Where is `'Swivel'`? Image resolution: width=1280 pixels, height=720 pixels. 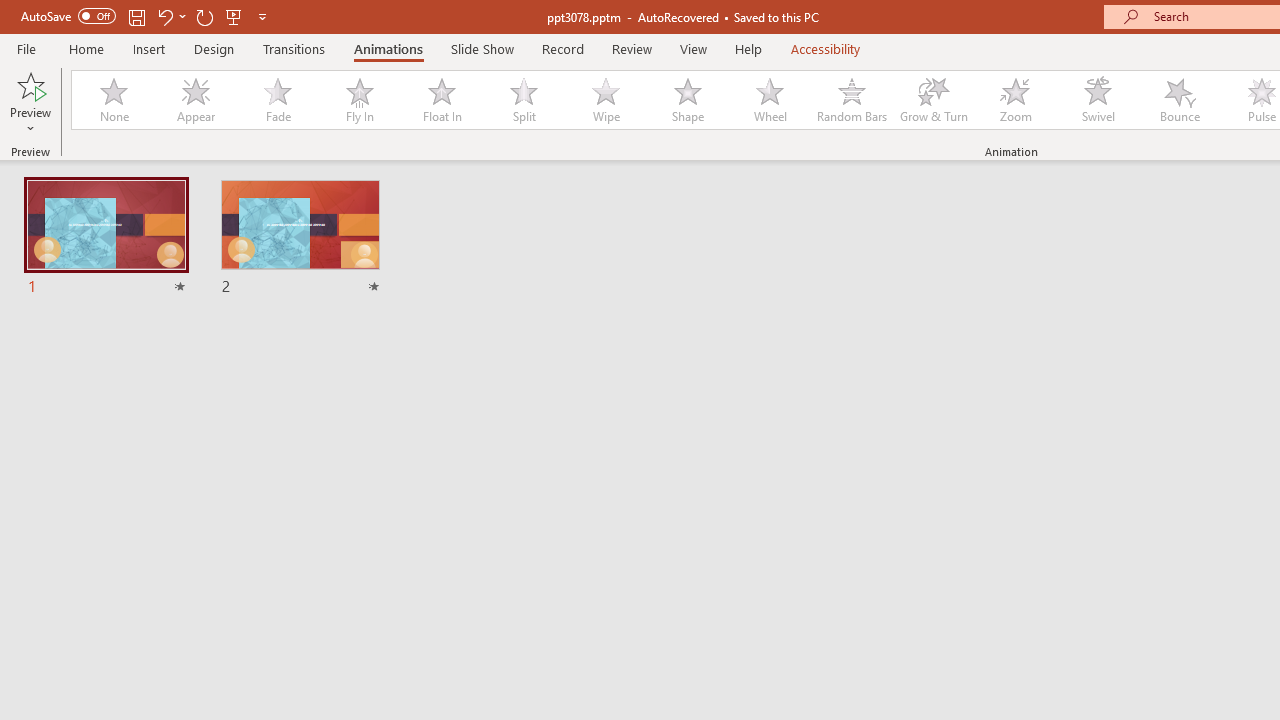
'Swivel' is located at coordinates (1097, 100).